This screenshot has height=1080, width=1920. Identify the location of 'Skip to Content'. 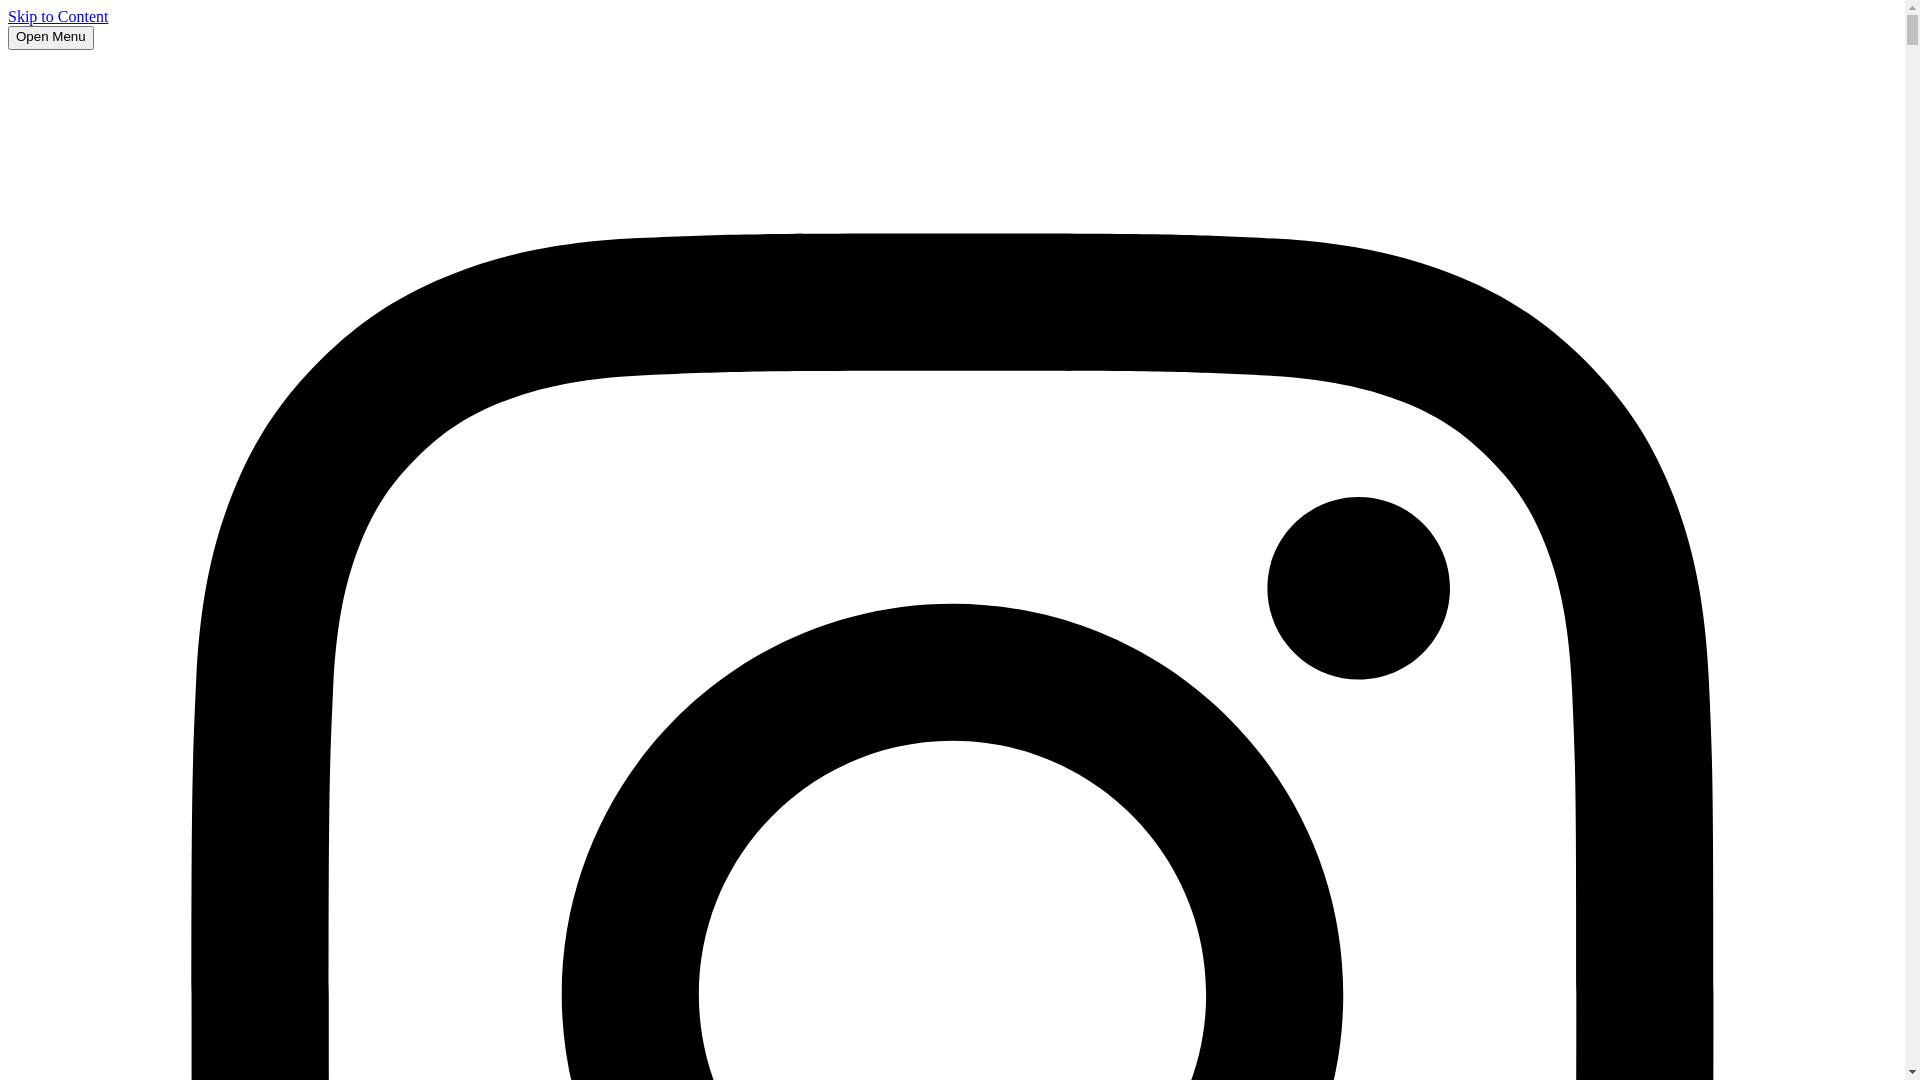
(8, 16).